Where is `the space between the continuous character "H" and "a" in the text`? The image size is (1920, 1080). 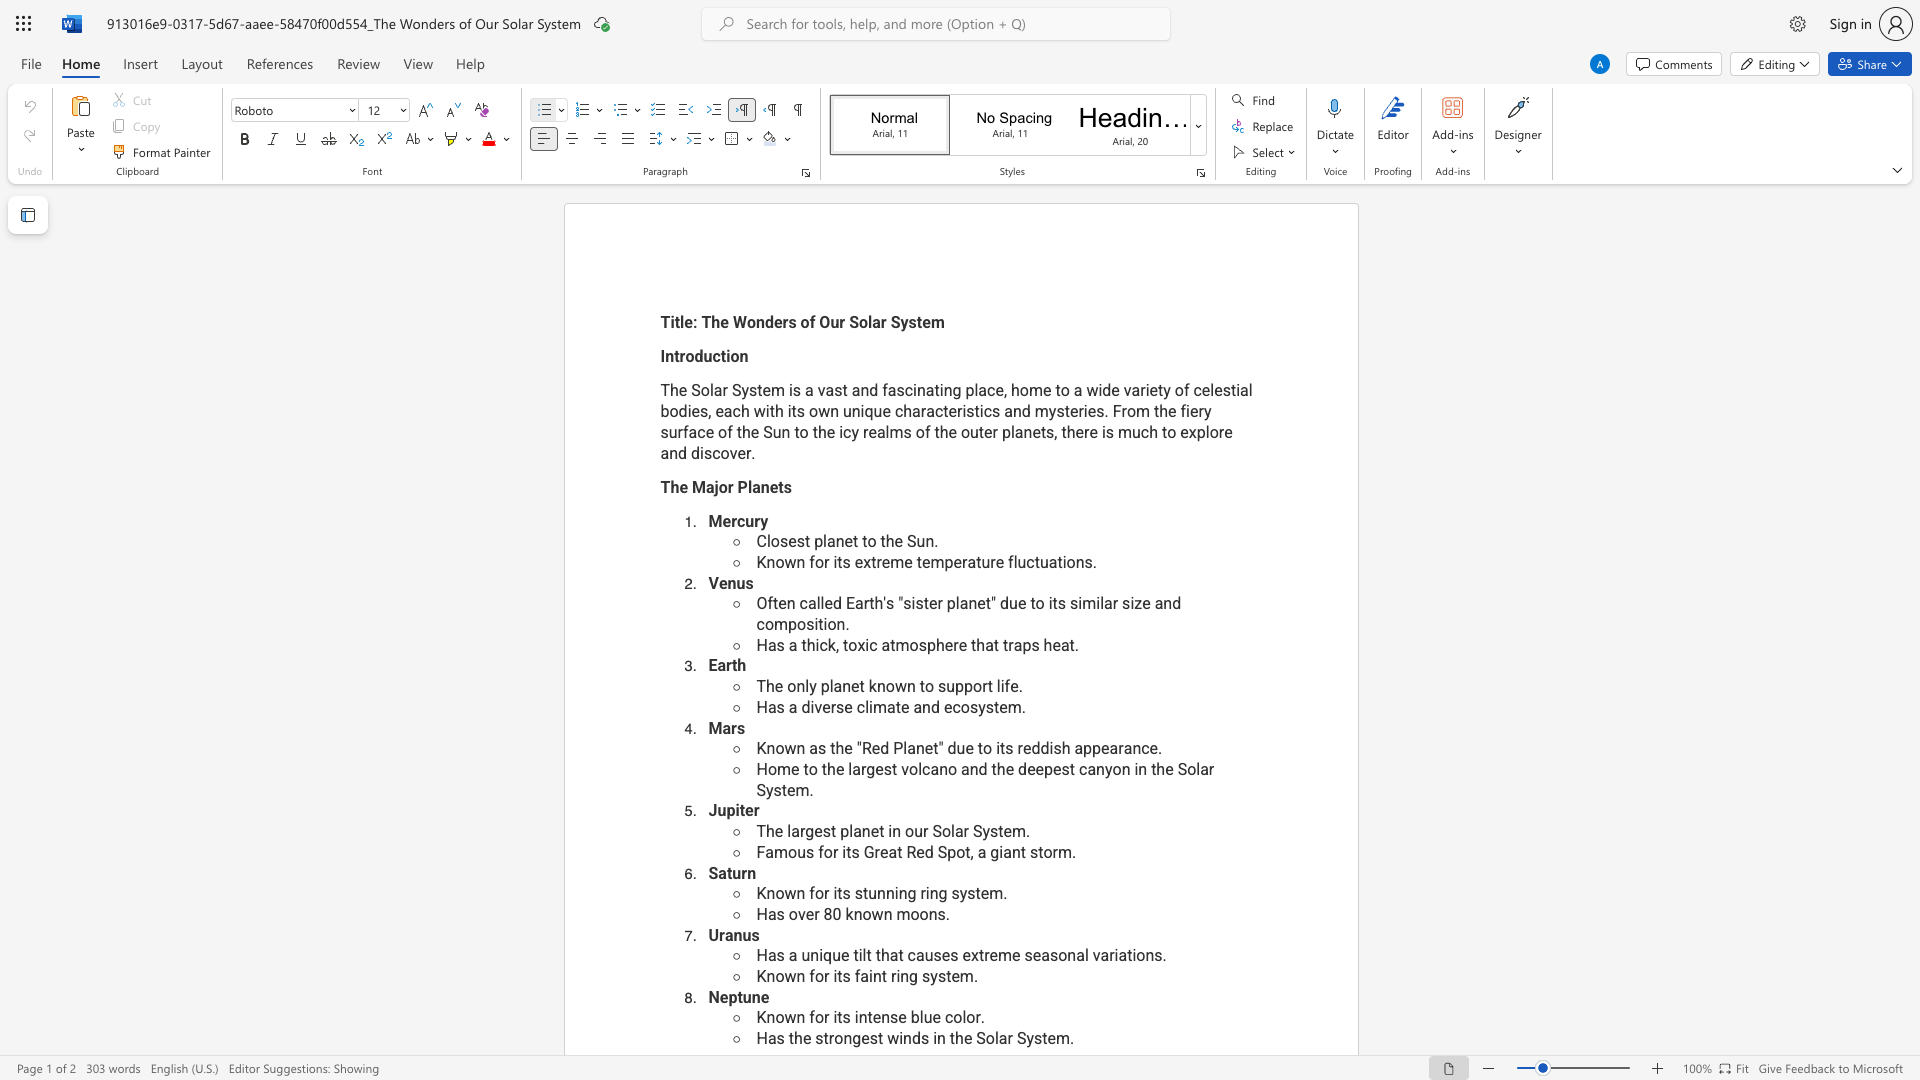
the space between the continuous character "H" and "a" in the text is located at coordinates (766, 706).